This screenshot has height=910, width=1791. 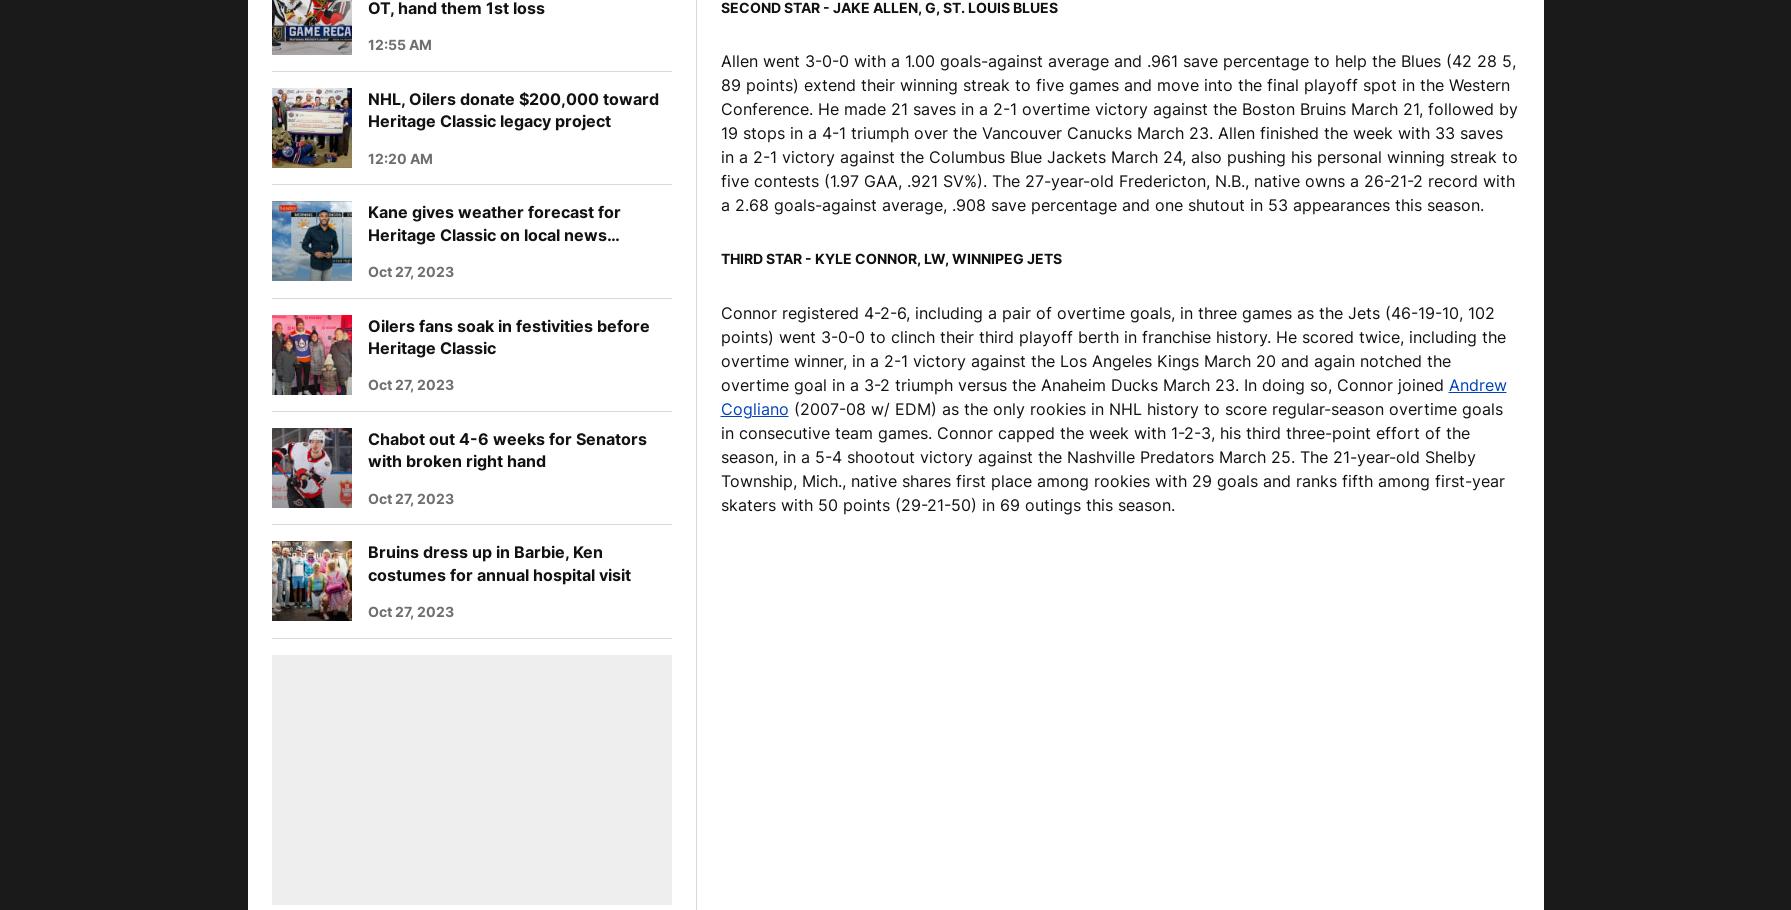 I want to click on '12:55 AM', so click(x=399, y=44).